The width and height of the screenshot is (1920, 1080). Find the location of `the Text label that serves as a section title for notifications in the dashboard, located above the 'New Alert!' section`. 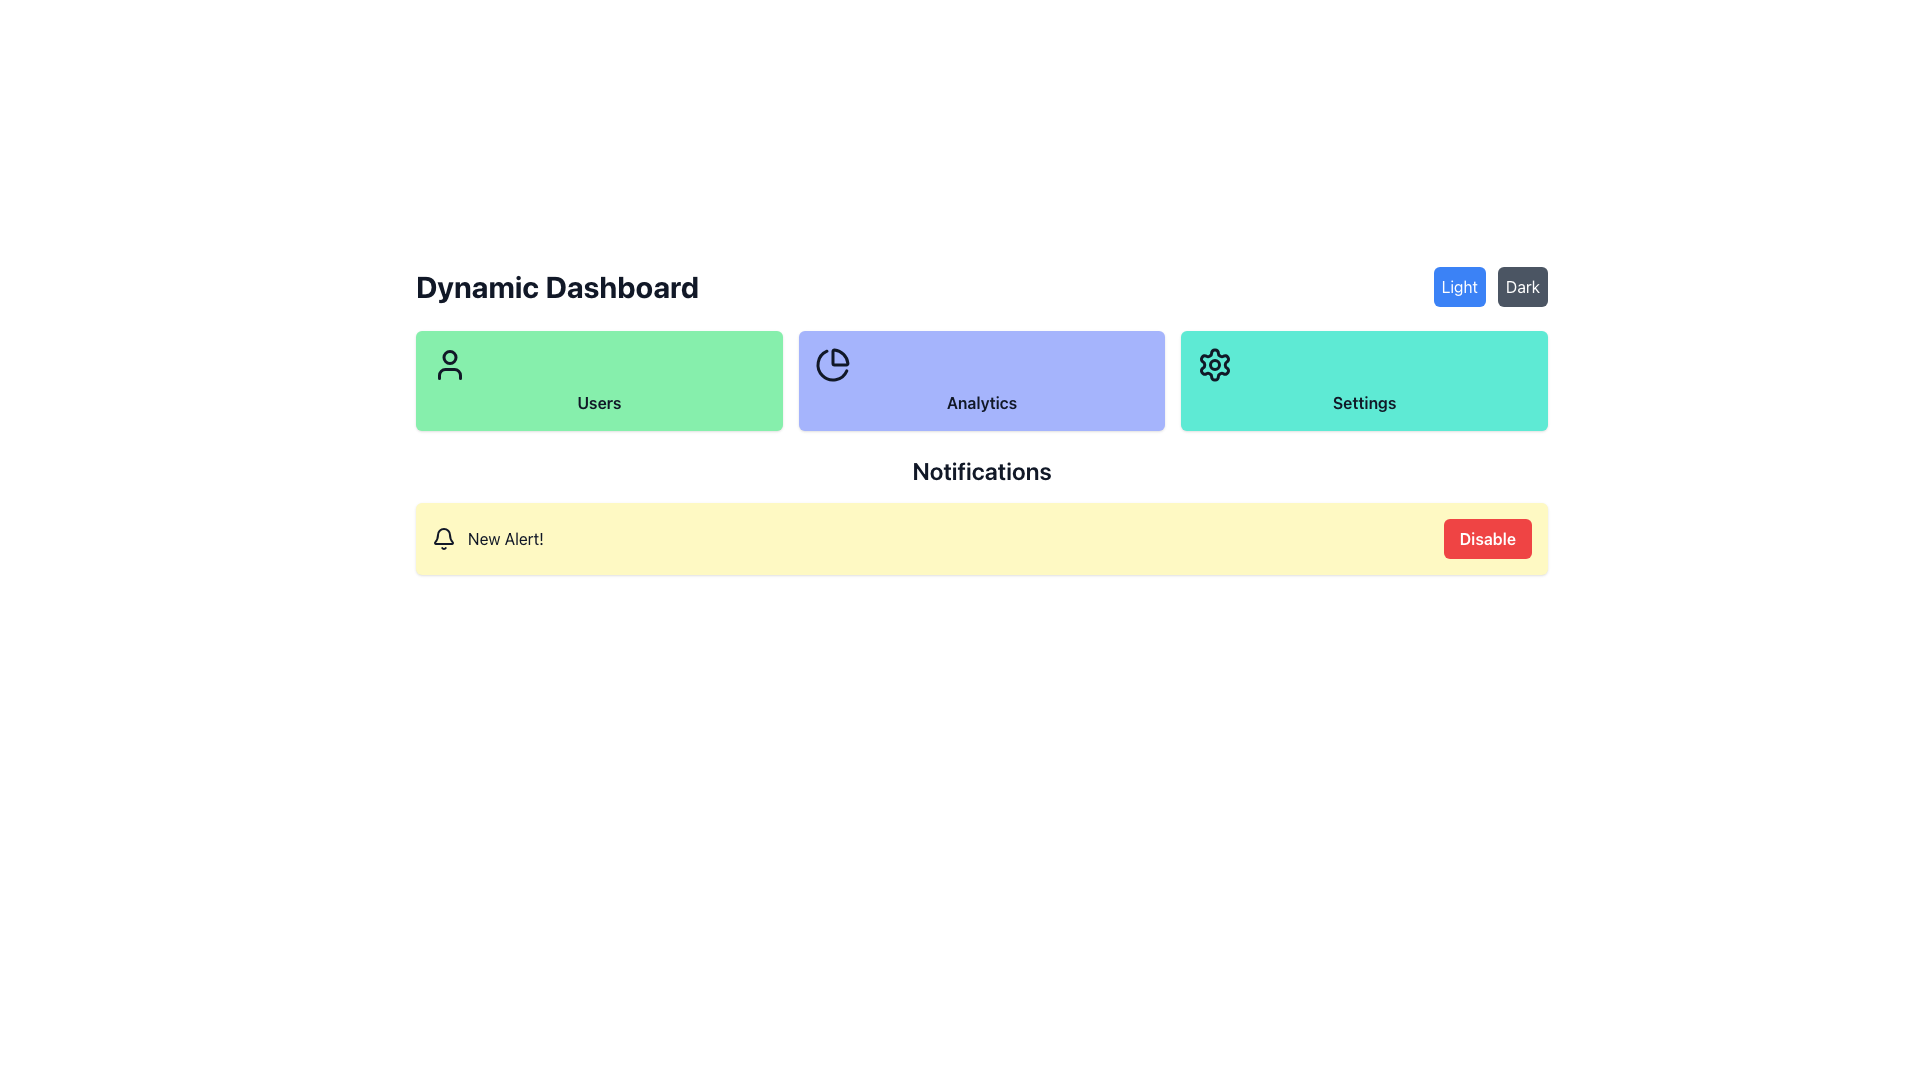

the Text label that serves as a section title for notifications in the dashboard, located above the 'New Alert!' section is located at coordinates (982, 470).